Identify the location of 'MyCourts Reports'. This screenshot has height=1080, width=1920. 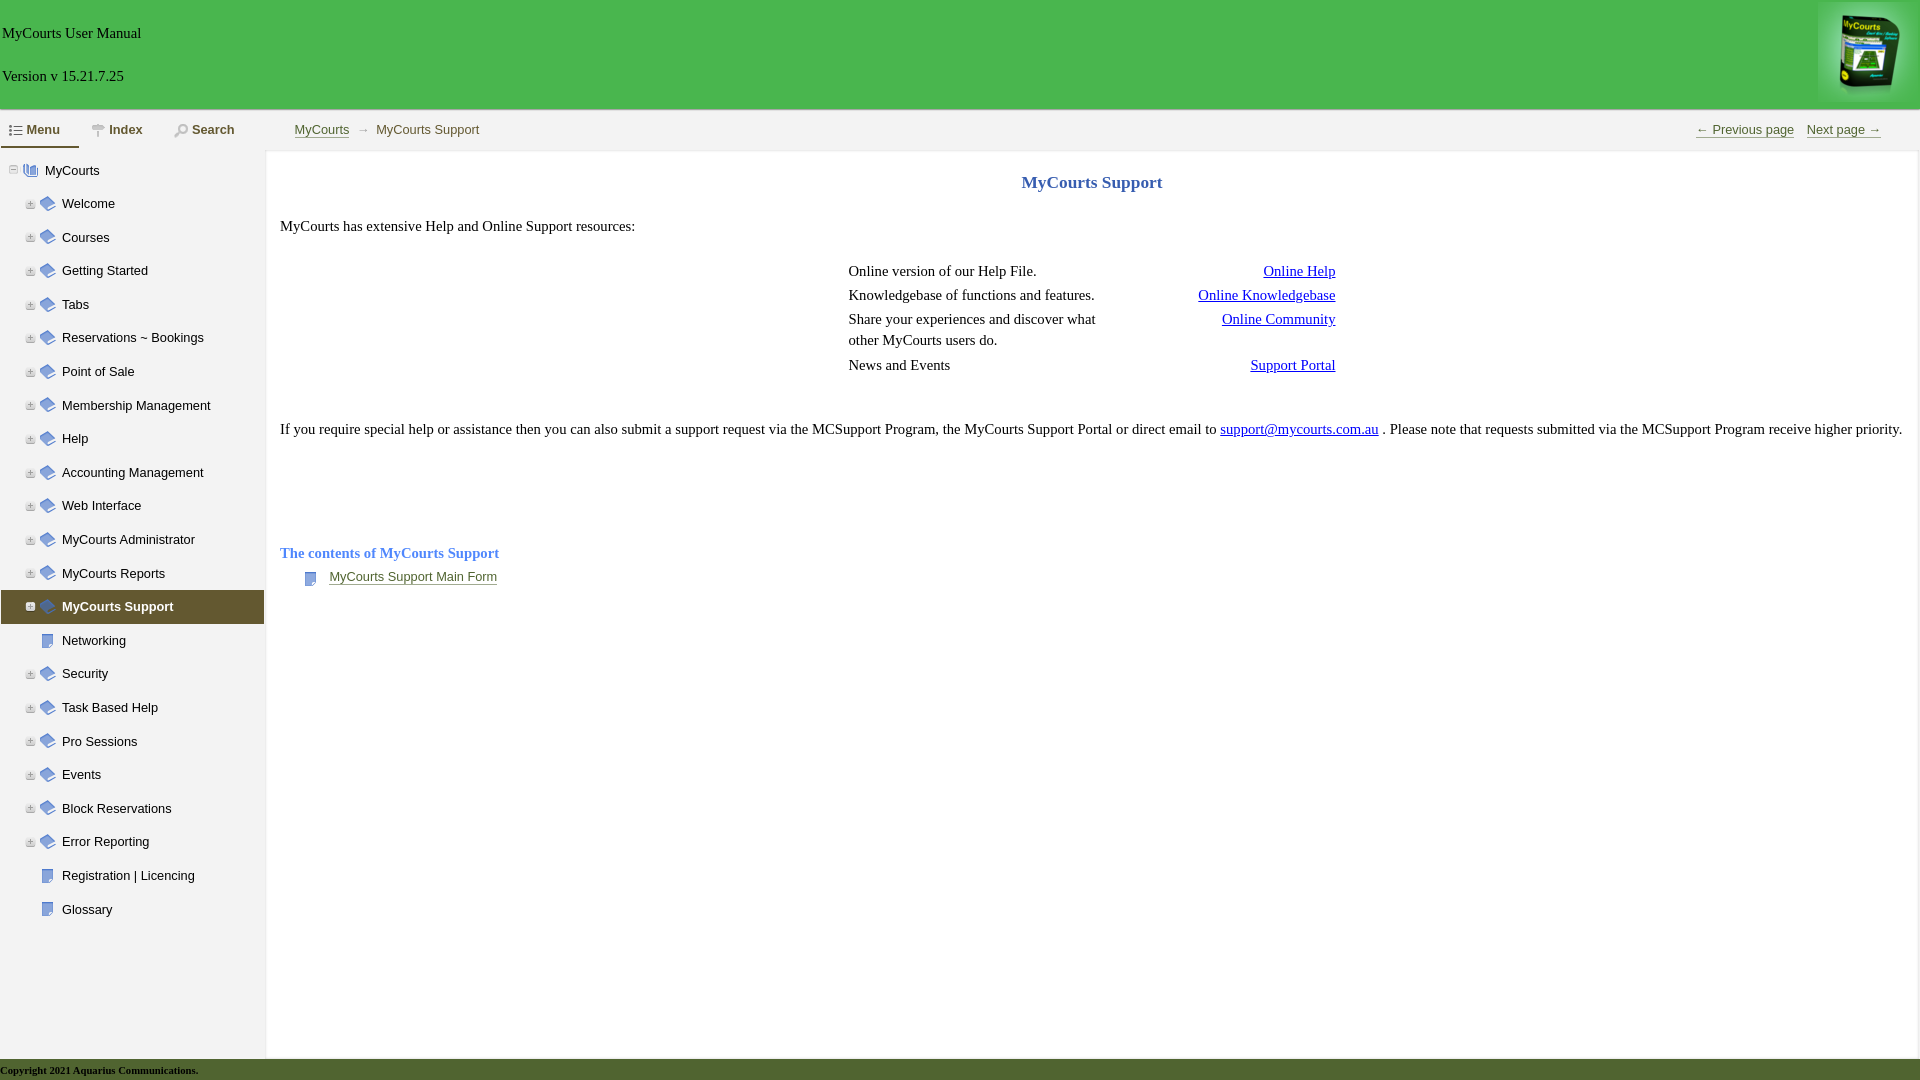
(188, 574).